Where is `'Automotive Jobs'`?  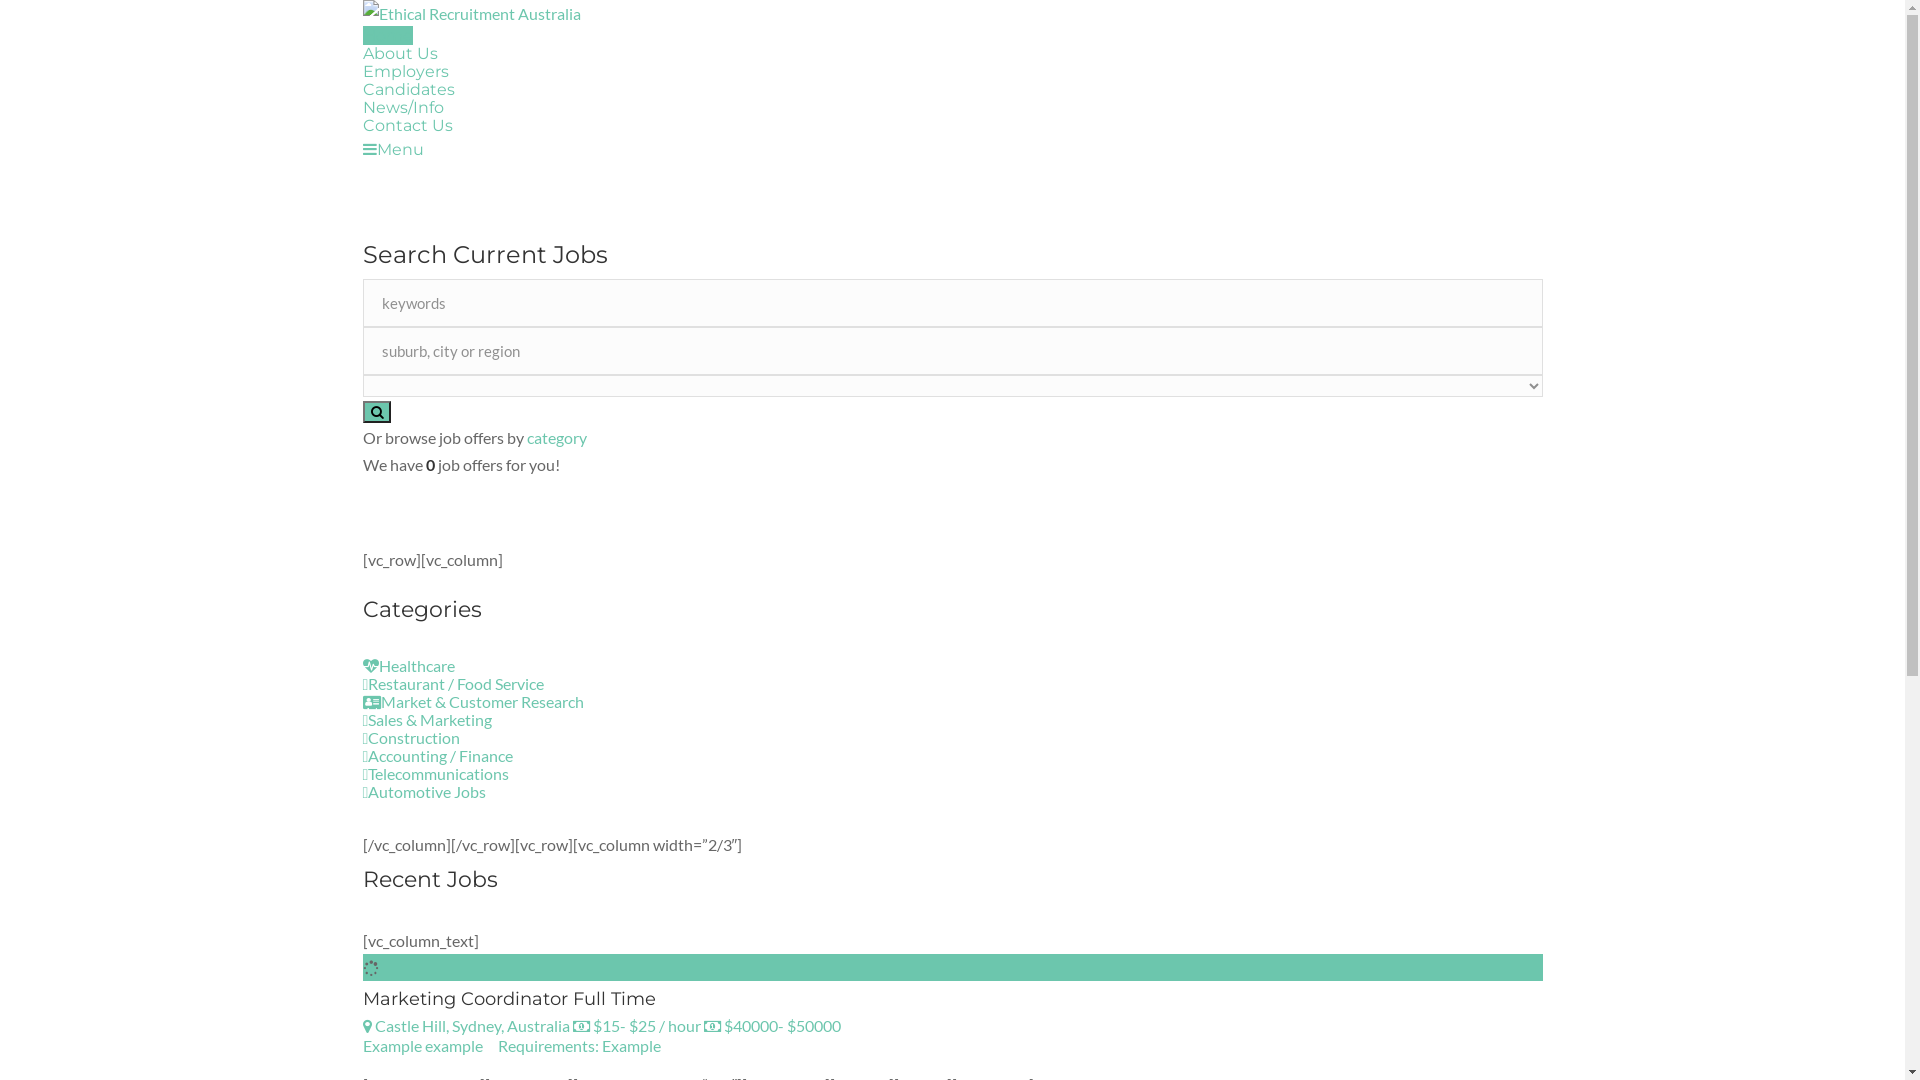
'Automotive Jobs' is located at coordinates (422, 790).